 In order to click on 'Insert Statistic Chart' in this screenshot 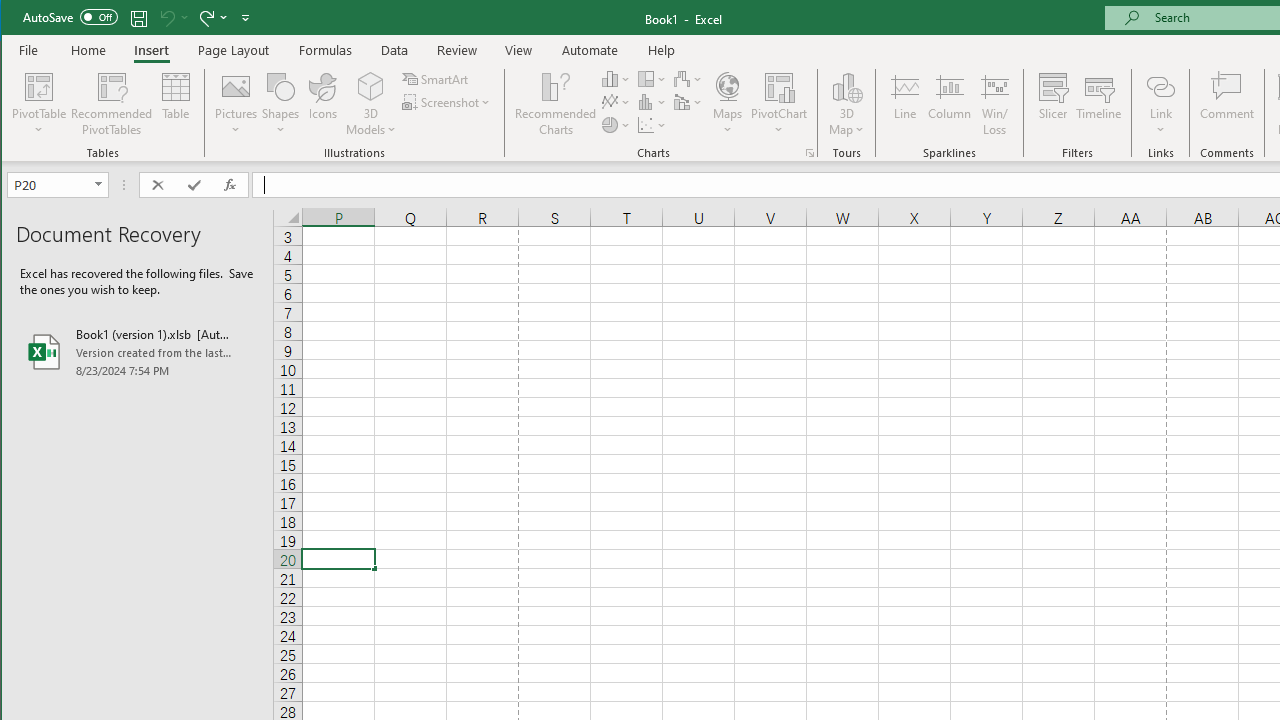, I will do `click(652, 102)`.